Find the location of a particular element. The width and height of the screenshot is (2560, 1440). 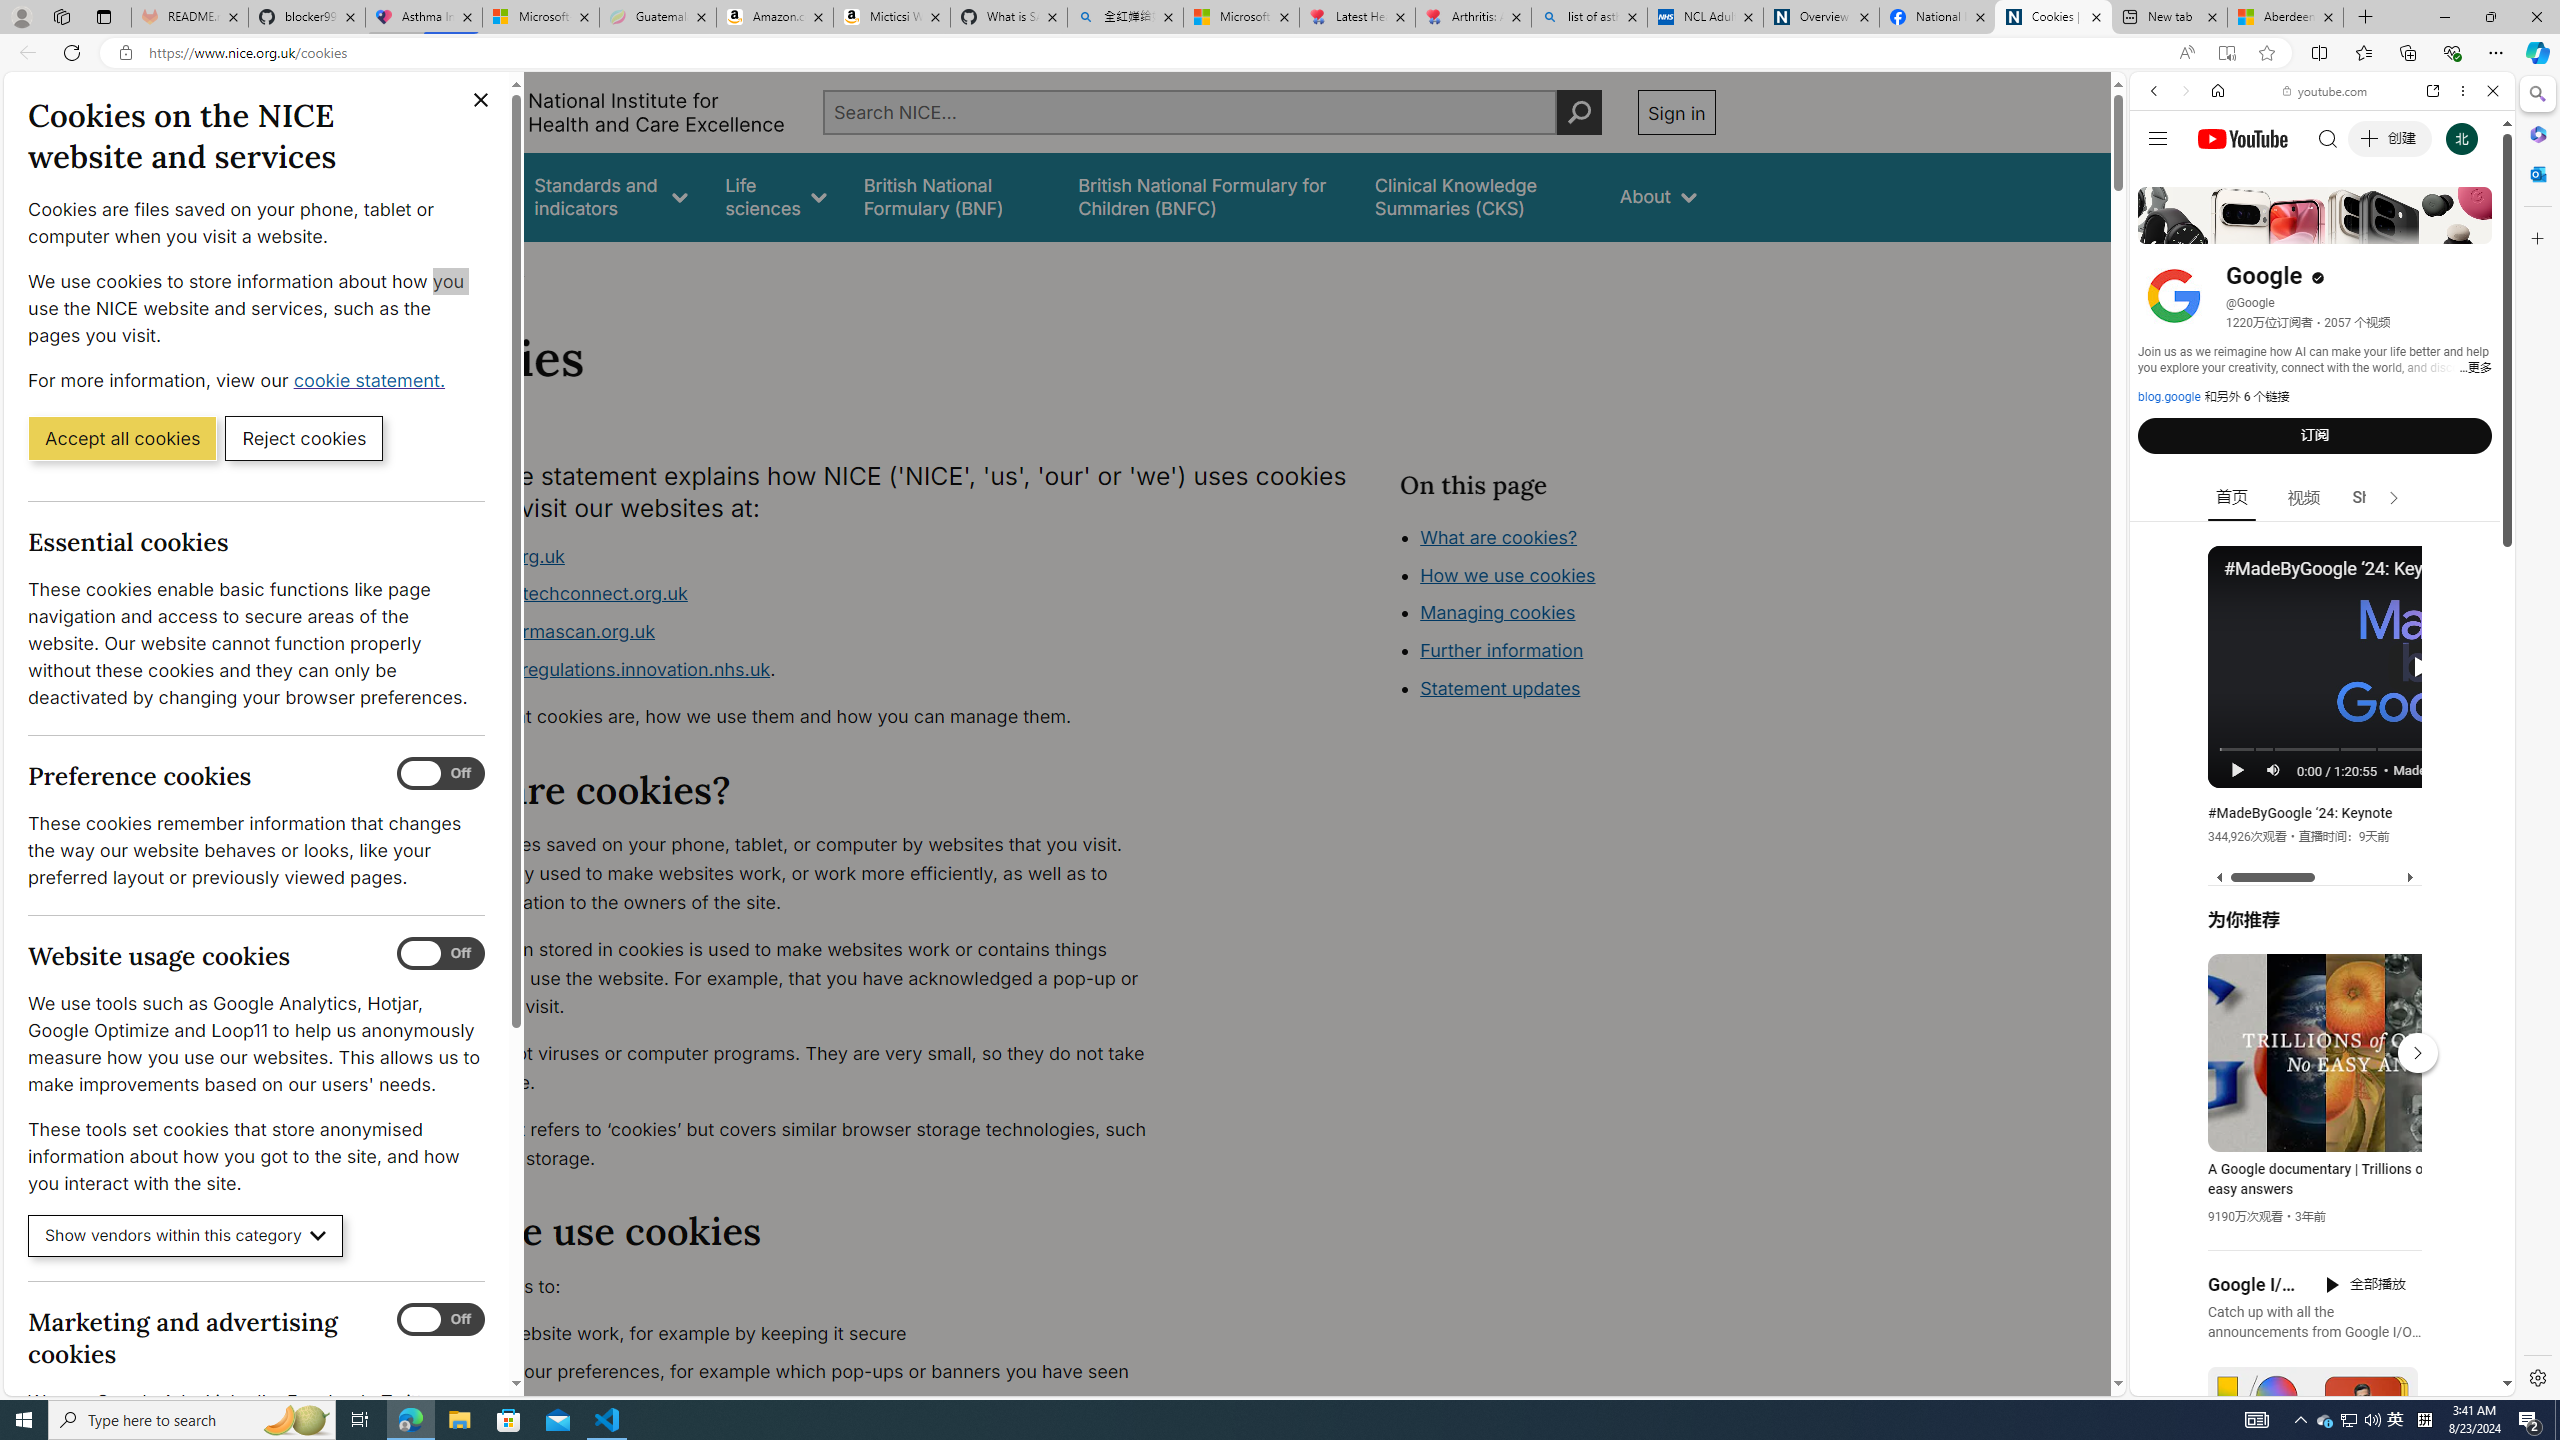

'www.nice.org.uk' is located at coordinates (492, 555).